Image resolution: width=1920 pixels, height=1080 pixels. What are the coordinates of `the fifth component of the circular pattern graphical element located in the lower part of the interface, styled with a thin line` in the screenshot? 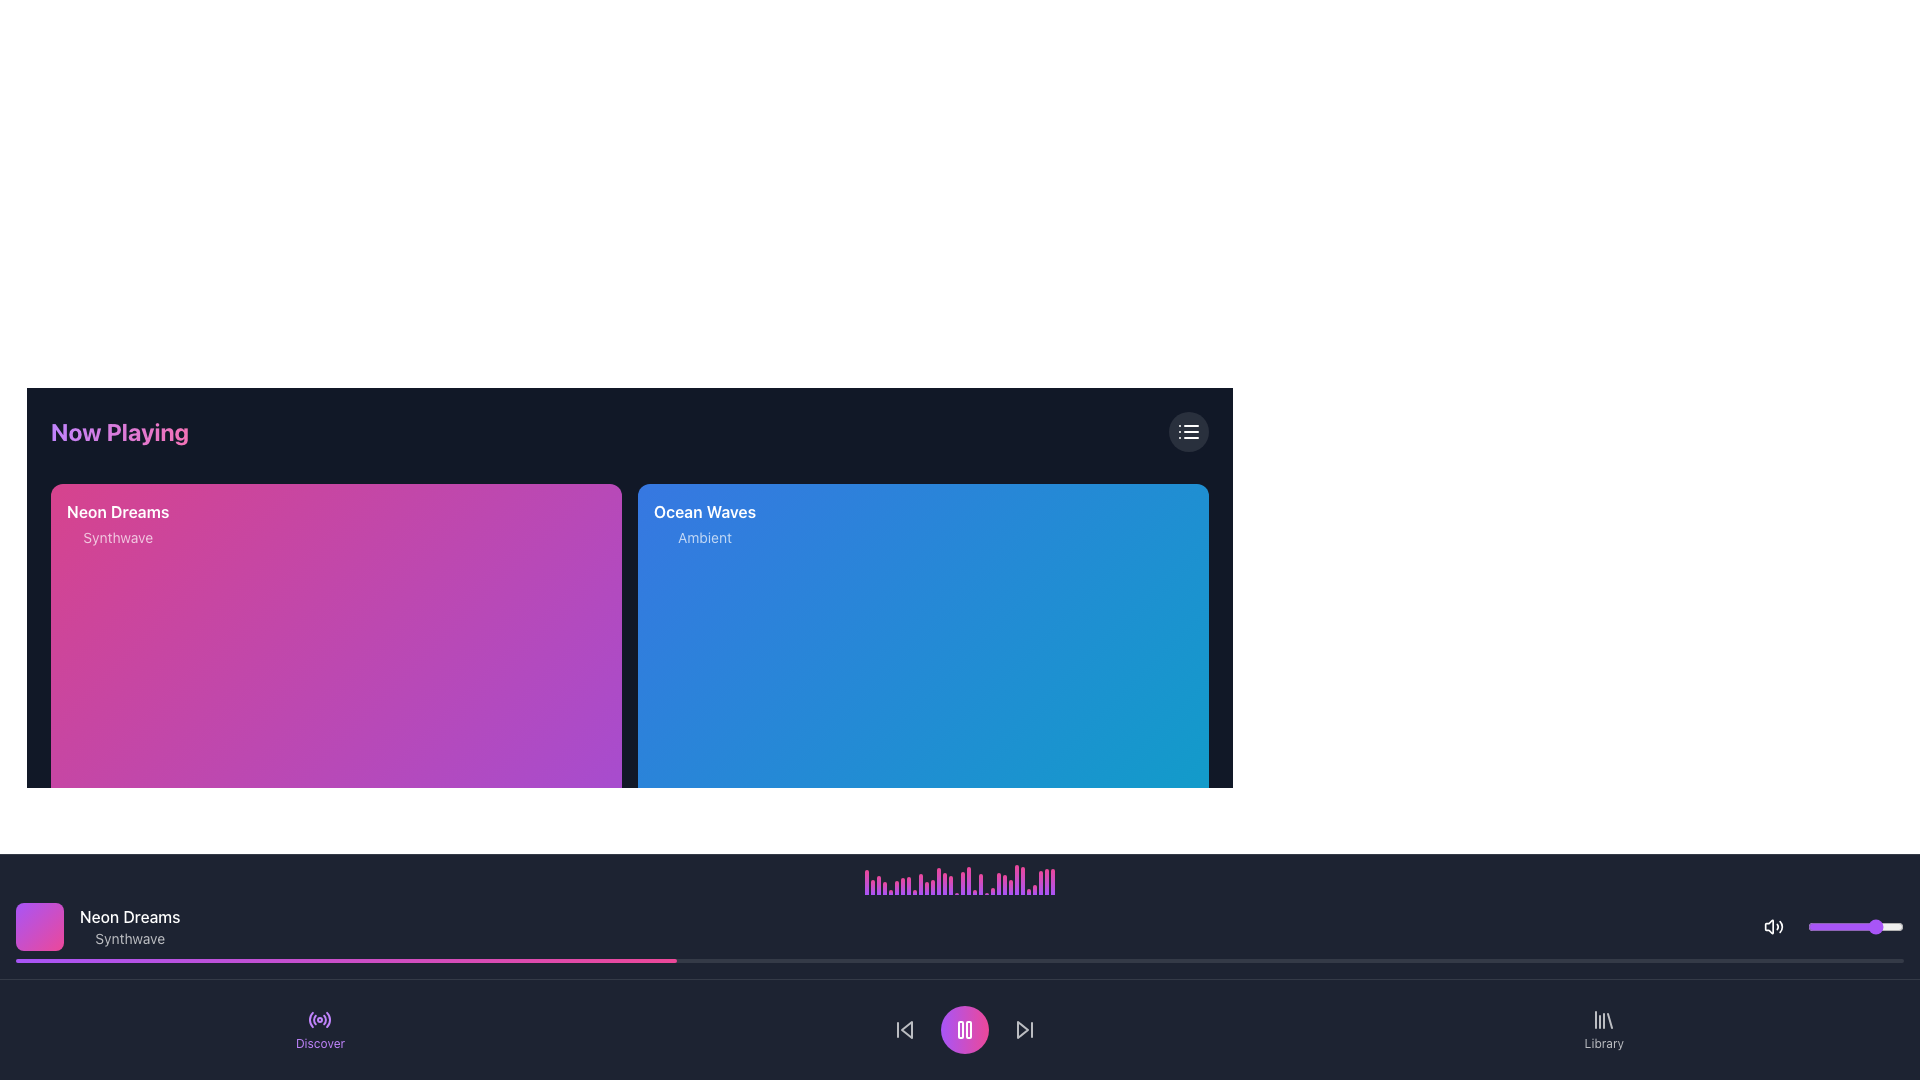 It's located at (329, 1019).